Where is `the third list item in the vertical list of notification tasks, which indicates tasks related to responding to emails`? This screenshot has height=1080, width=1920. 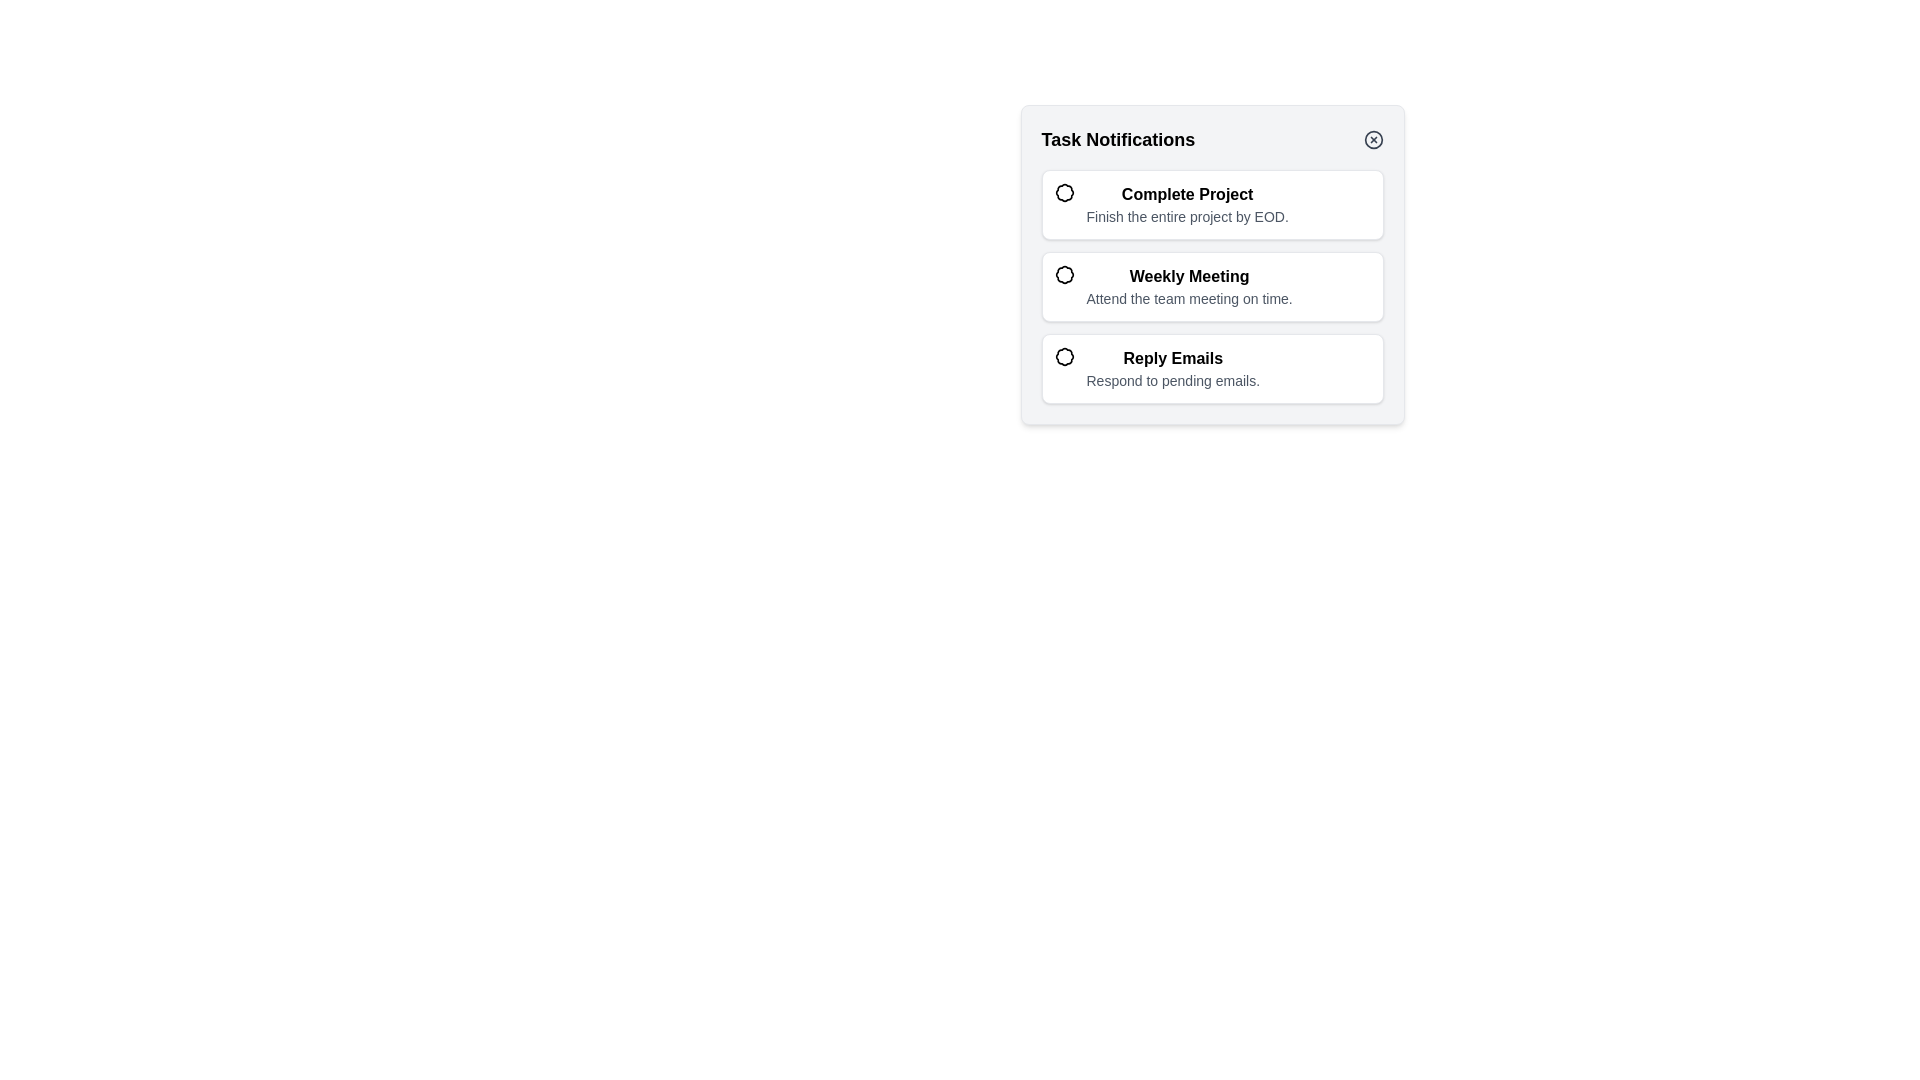 the third list item in the vertical list of notification tasks, which indicates tasks related to responding to emails is located at coordinates (1173, 369).